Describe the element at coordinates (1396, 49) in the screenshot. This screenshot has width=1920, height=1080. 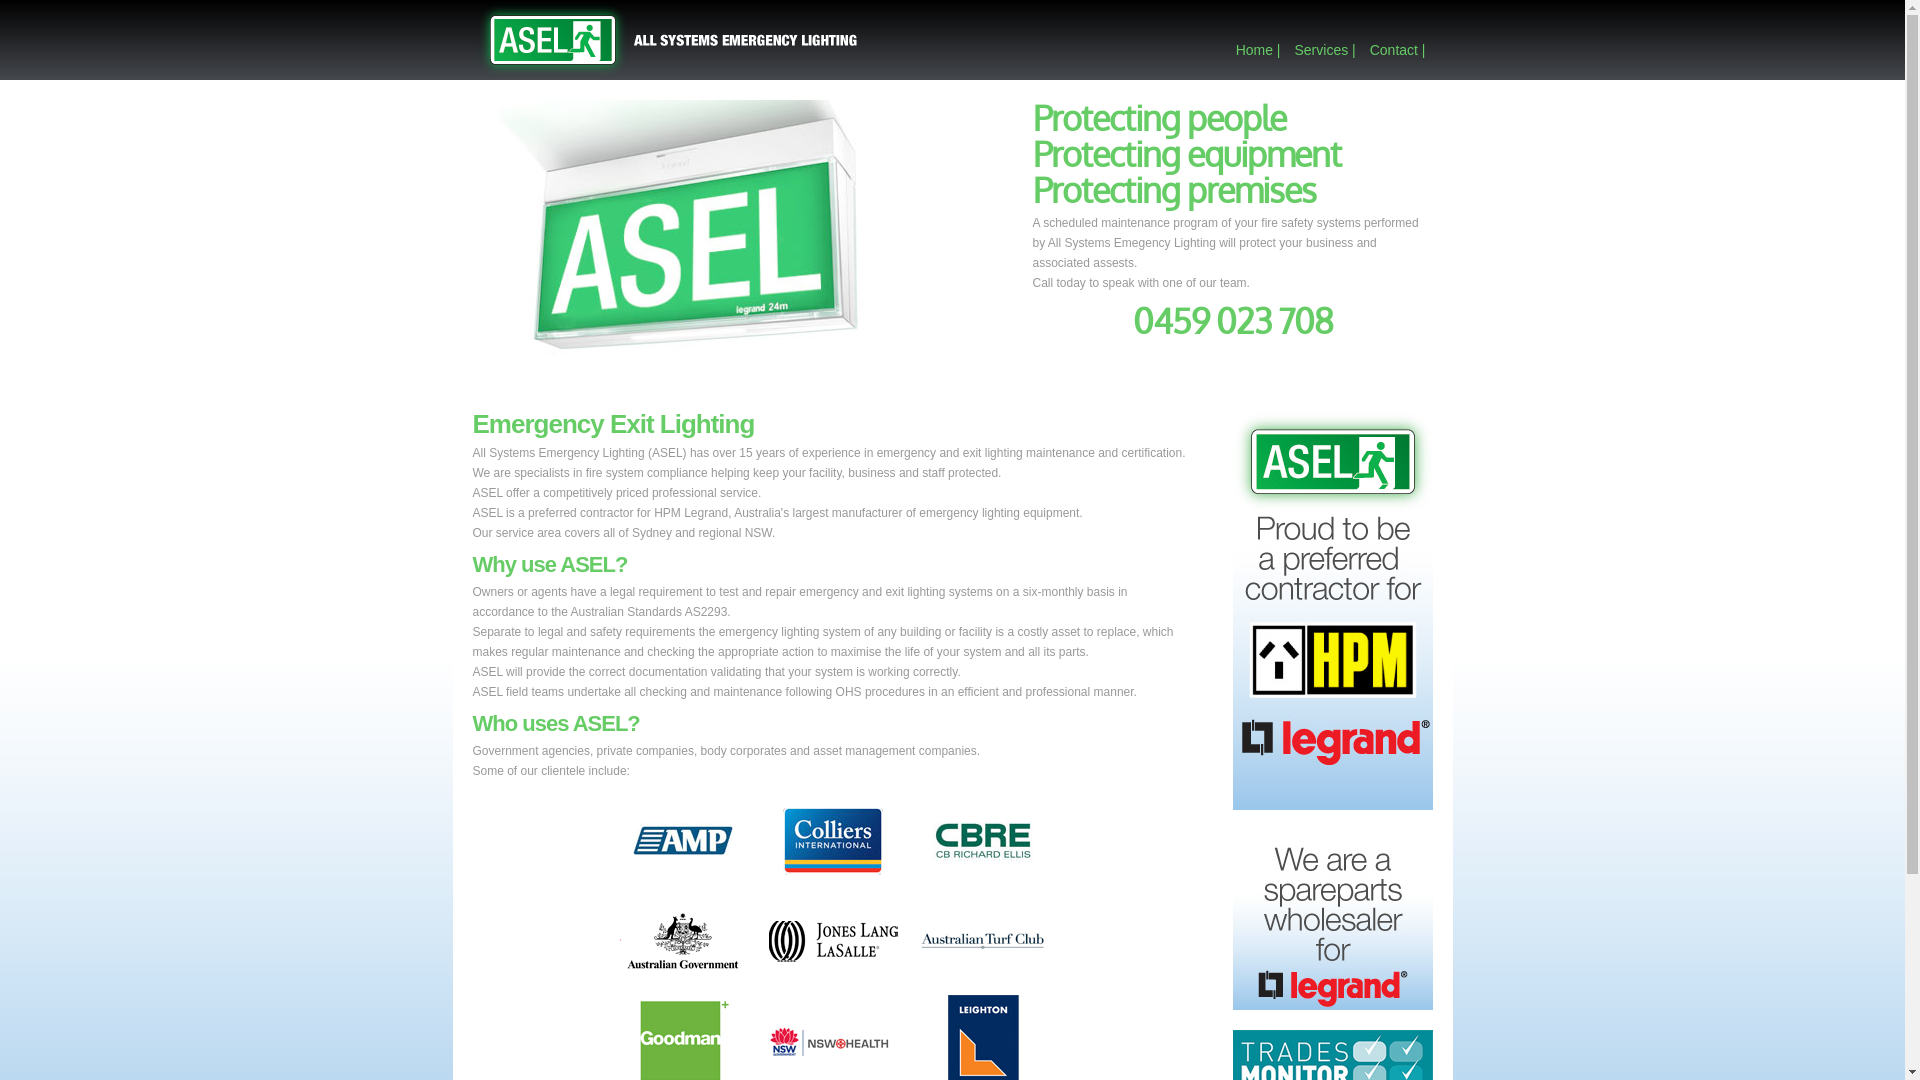
I see `'Contact |'` at that location.